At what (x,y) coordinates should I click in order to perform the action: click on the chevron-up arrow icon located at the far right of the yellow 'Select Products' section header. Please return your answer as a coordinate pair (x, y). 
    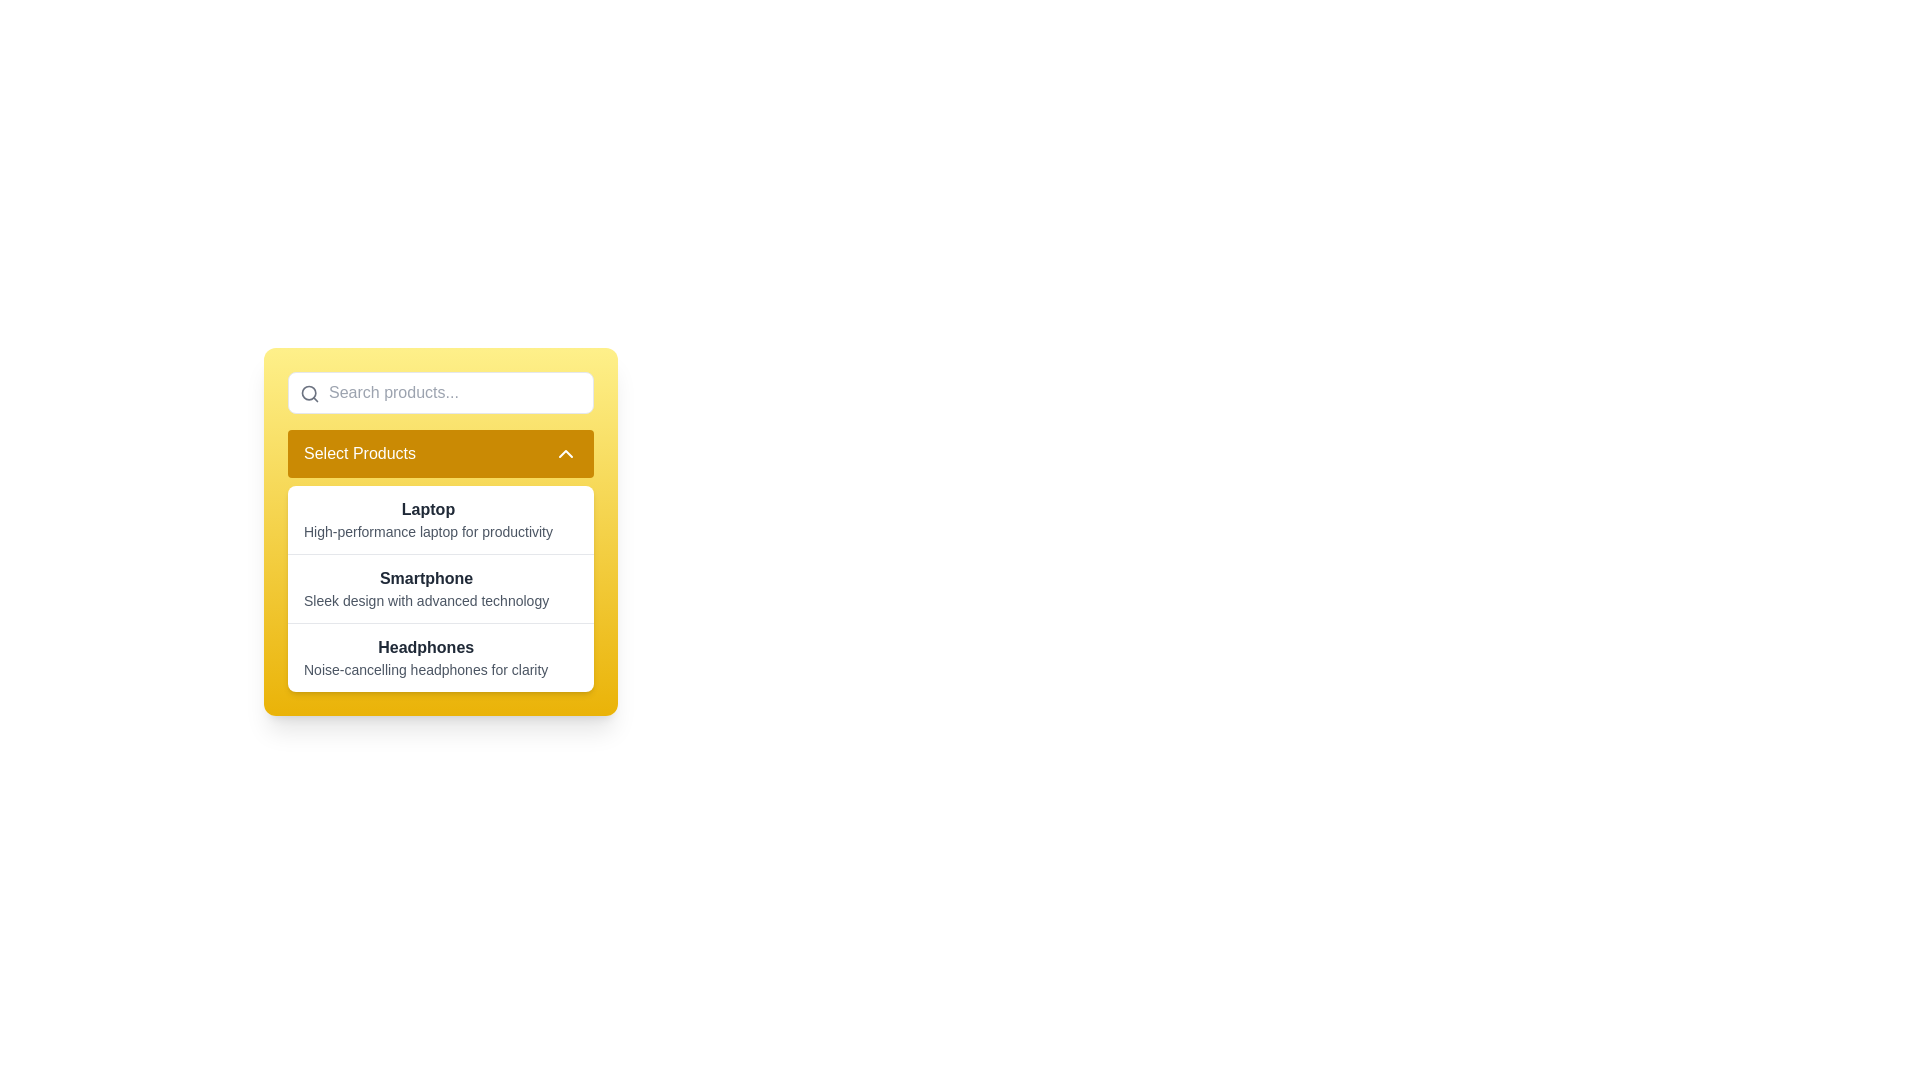
    Looking at the image, I should click on (565, 454).